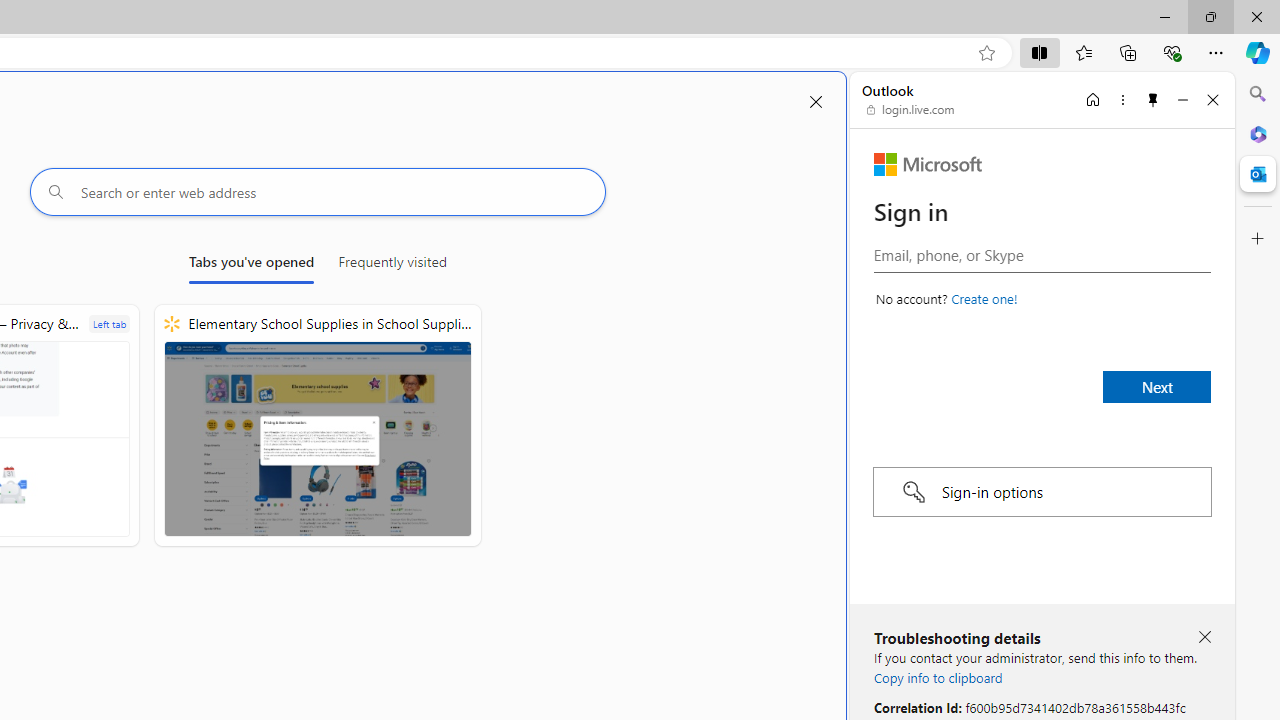 The height and width of the screenshot is (720, 1280). What do you see at coordinates (1257, 94) in the screenshot?
I see `'Close Search pane'` at bounding box center [1257, 94].